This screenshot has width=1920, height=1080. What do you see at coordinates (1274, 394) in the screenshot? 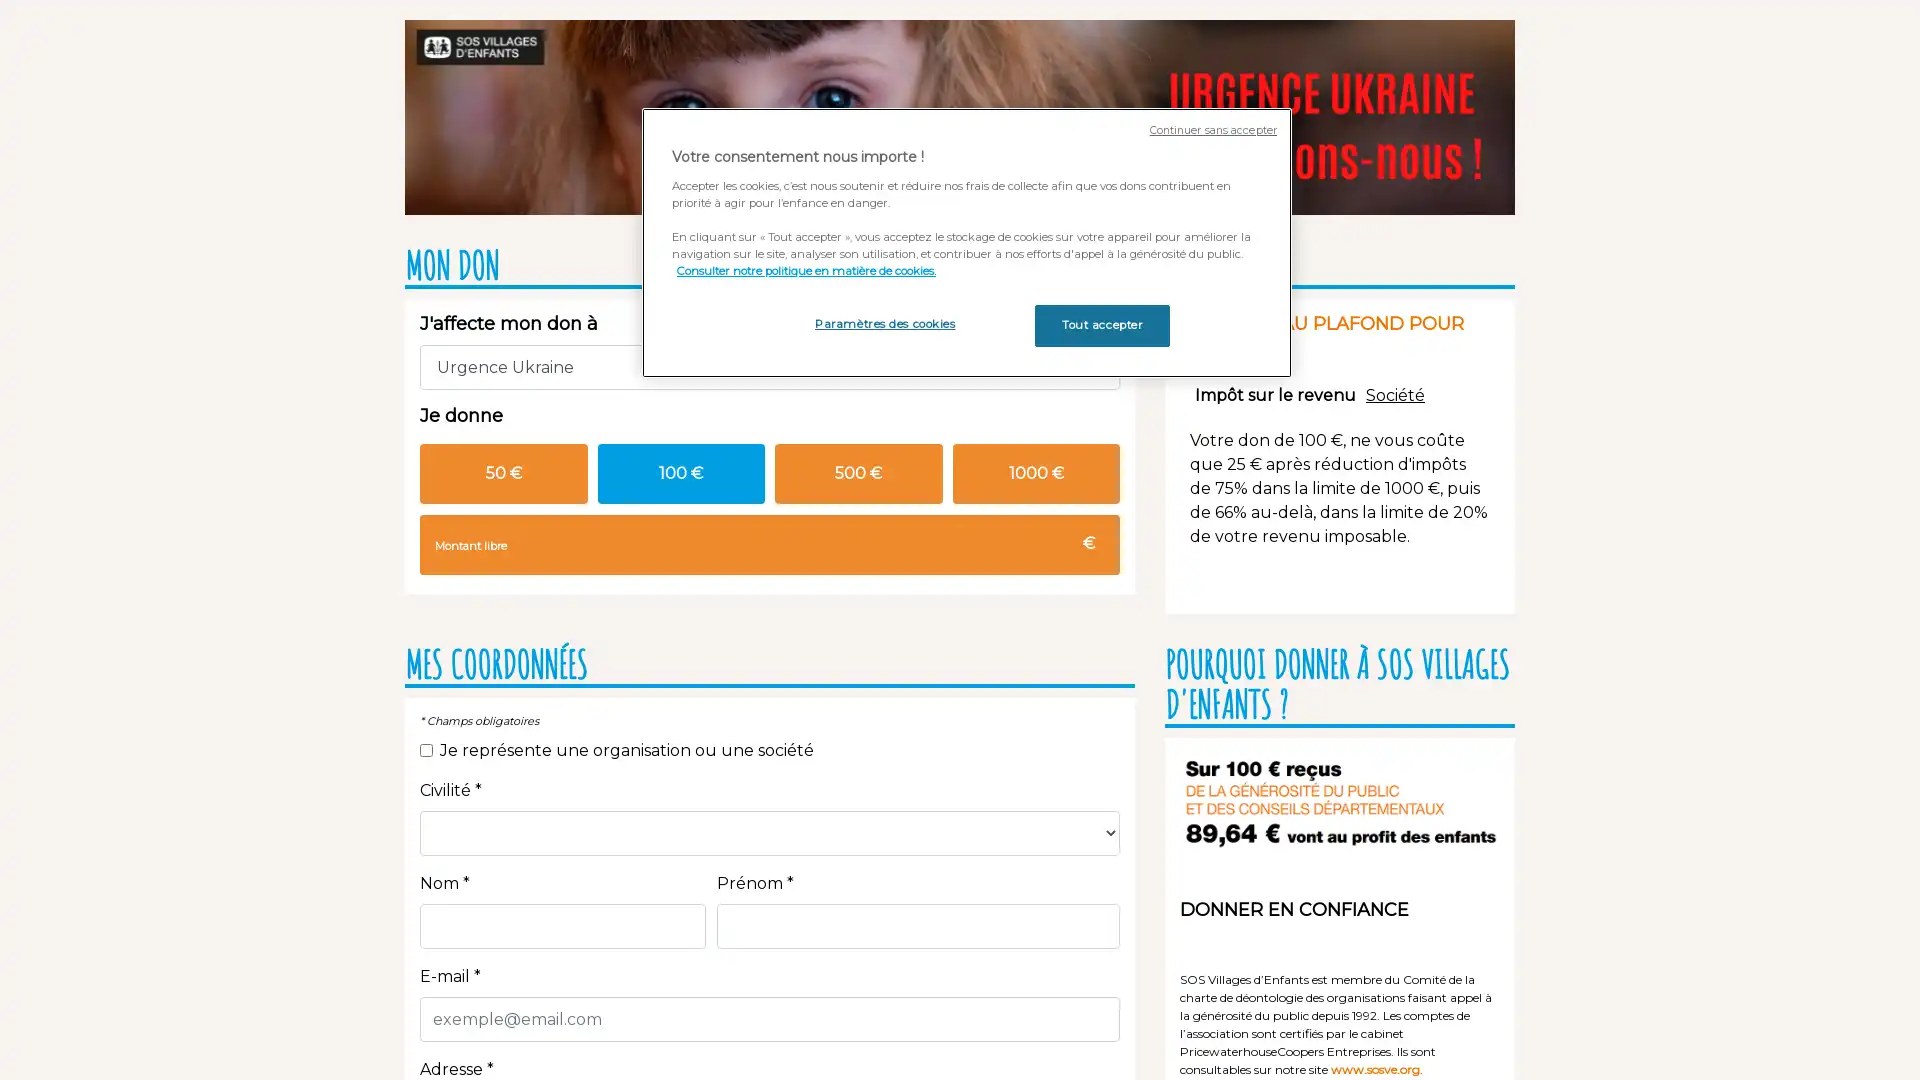
I see `Affiche le contenu de defiscalisation pour` at bounding box center [1274, 394].